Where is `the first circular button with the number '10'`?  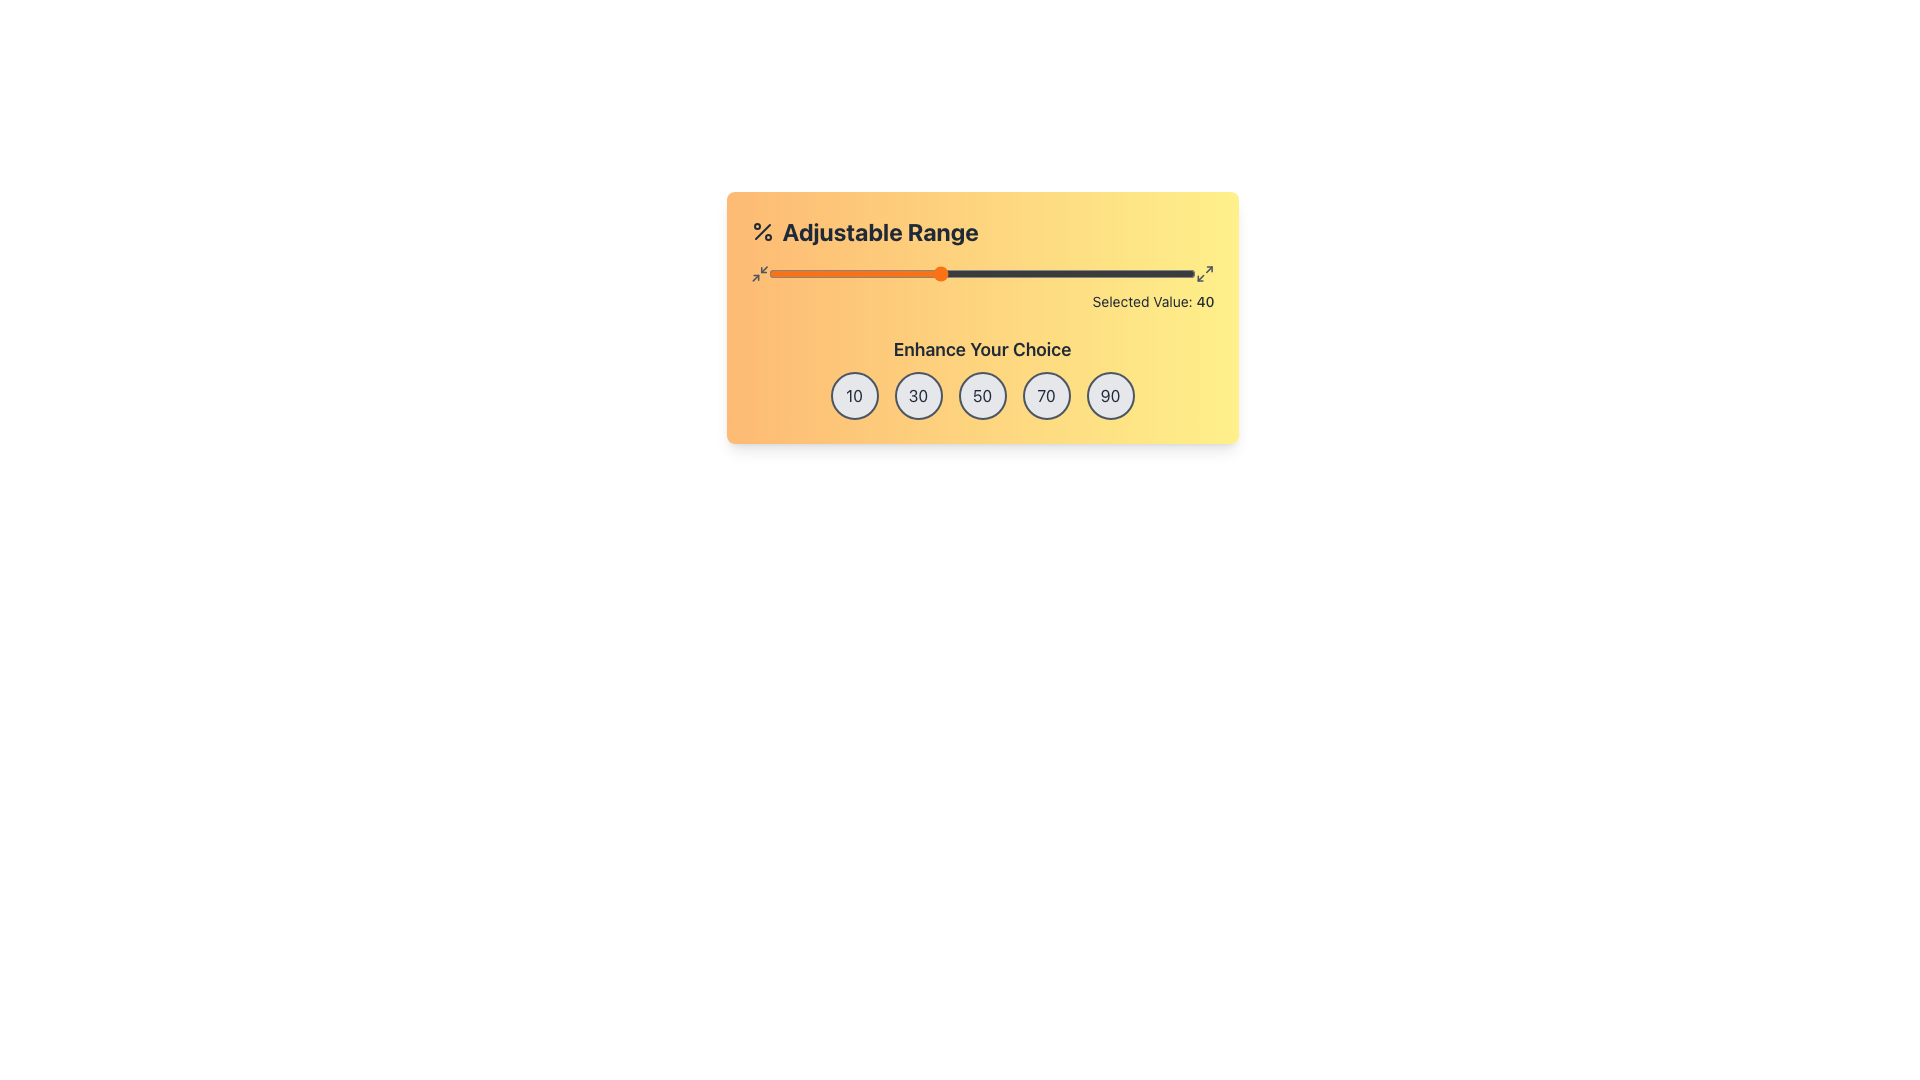
the first circular button with the number '10' is located at coordinates (854, 396).